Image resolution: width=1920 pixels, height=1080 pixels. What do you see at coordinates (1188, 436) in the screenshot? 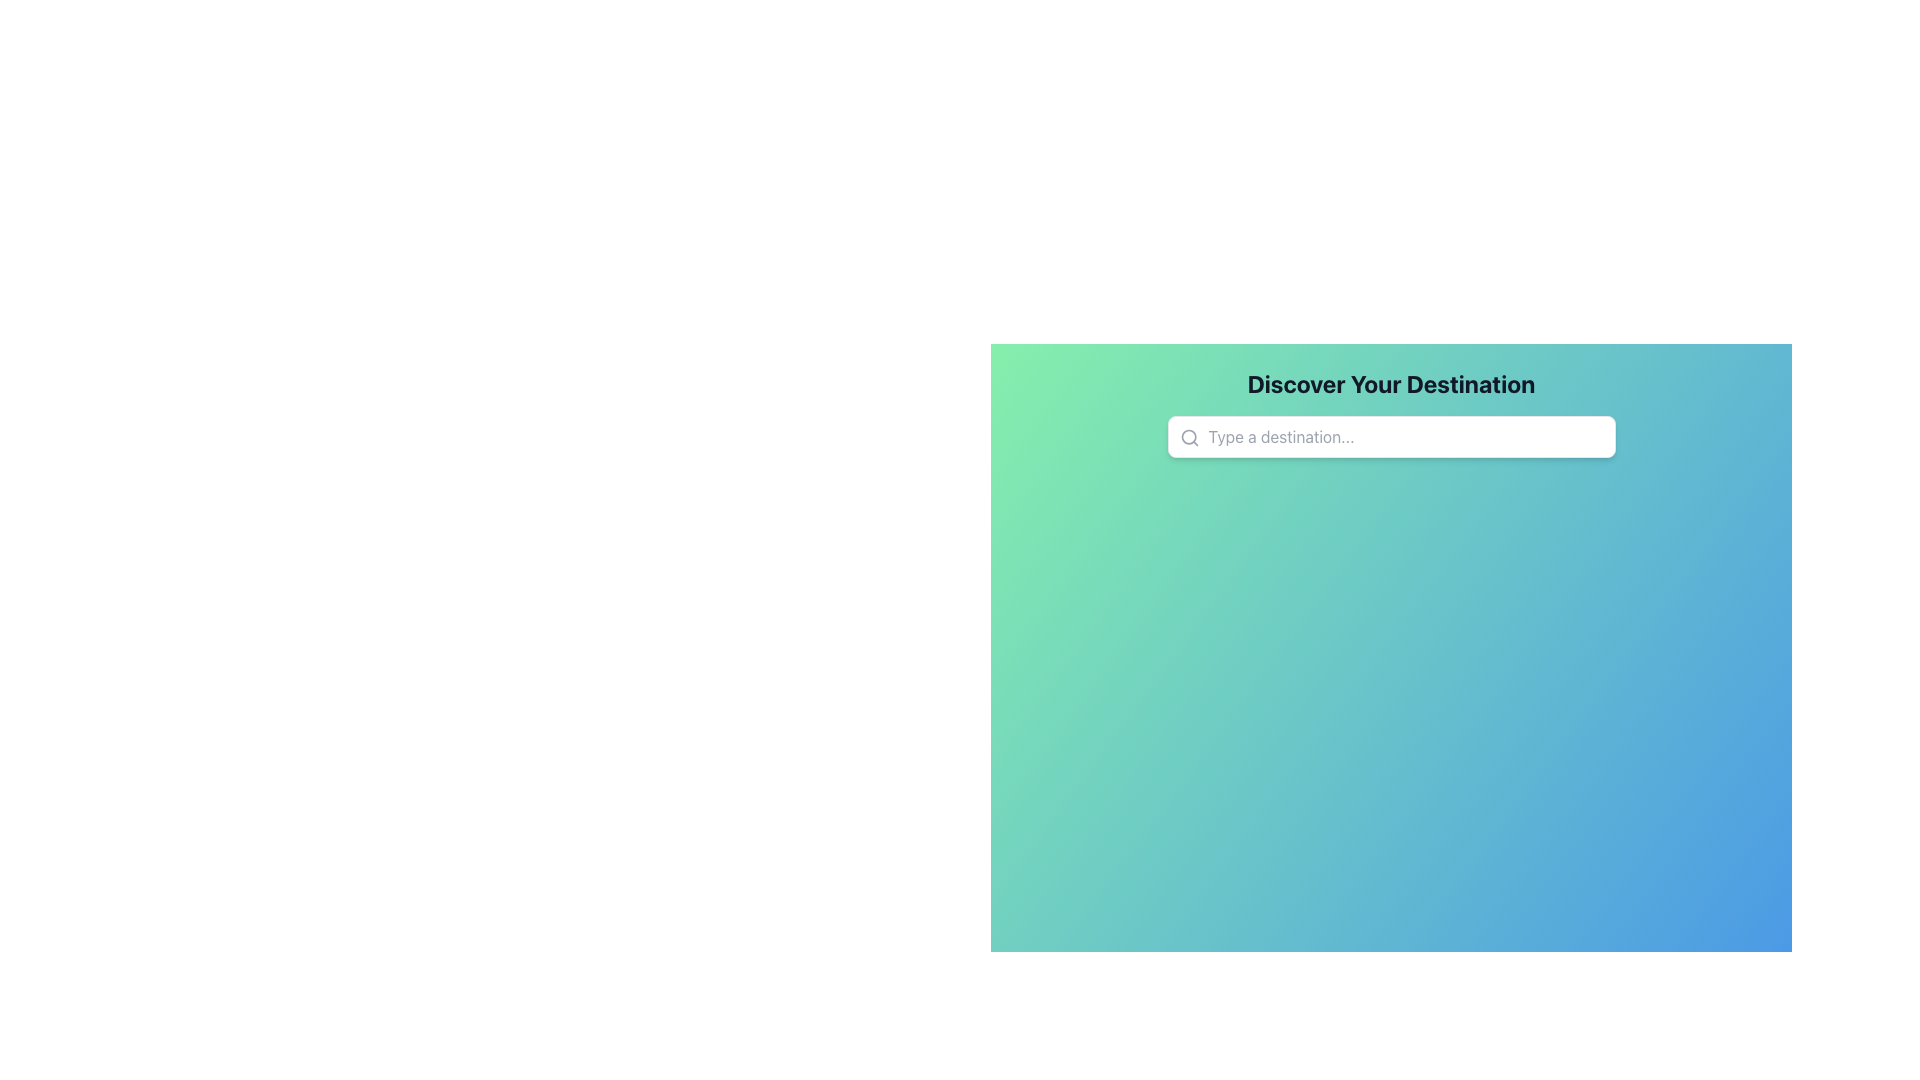
I see `the SVG Circle Element located at the center of the magnifying glass icon, which is to the left of the search input field` at bounding box center [1188, 436].